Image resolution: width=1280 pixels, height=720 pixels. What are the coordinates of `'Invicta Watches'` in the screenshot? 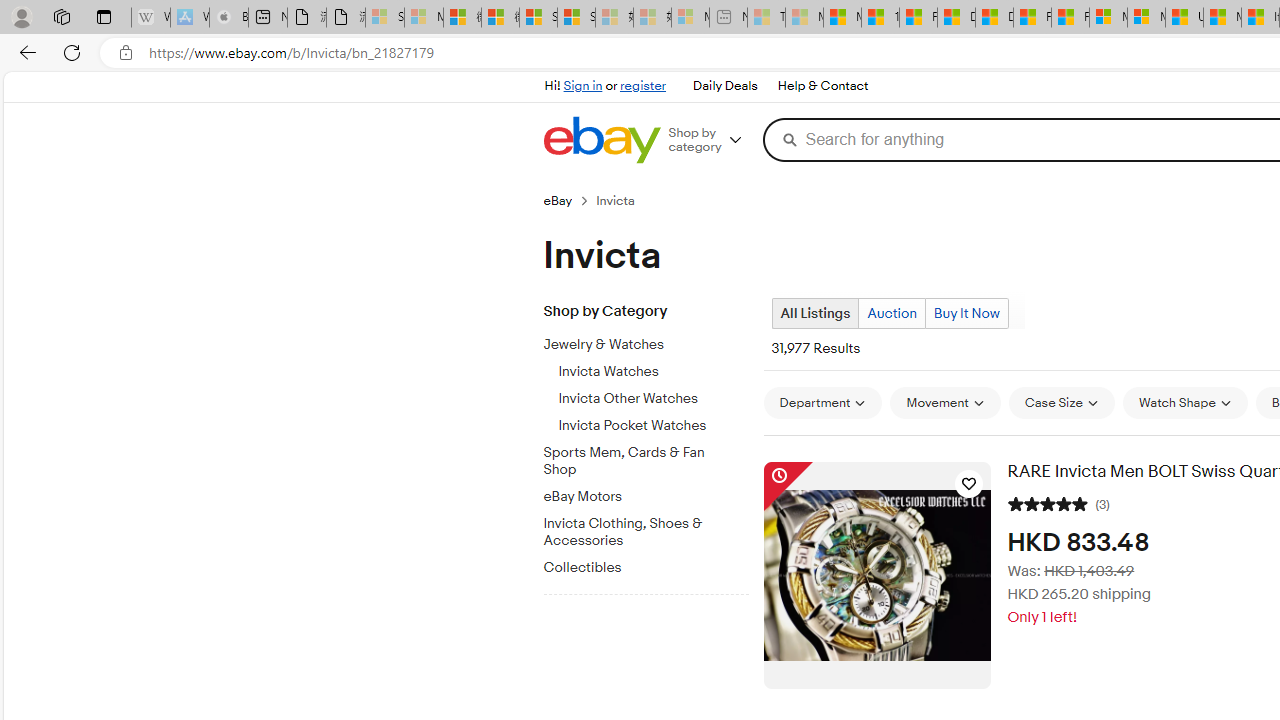 It's located at (653, 372).